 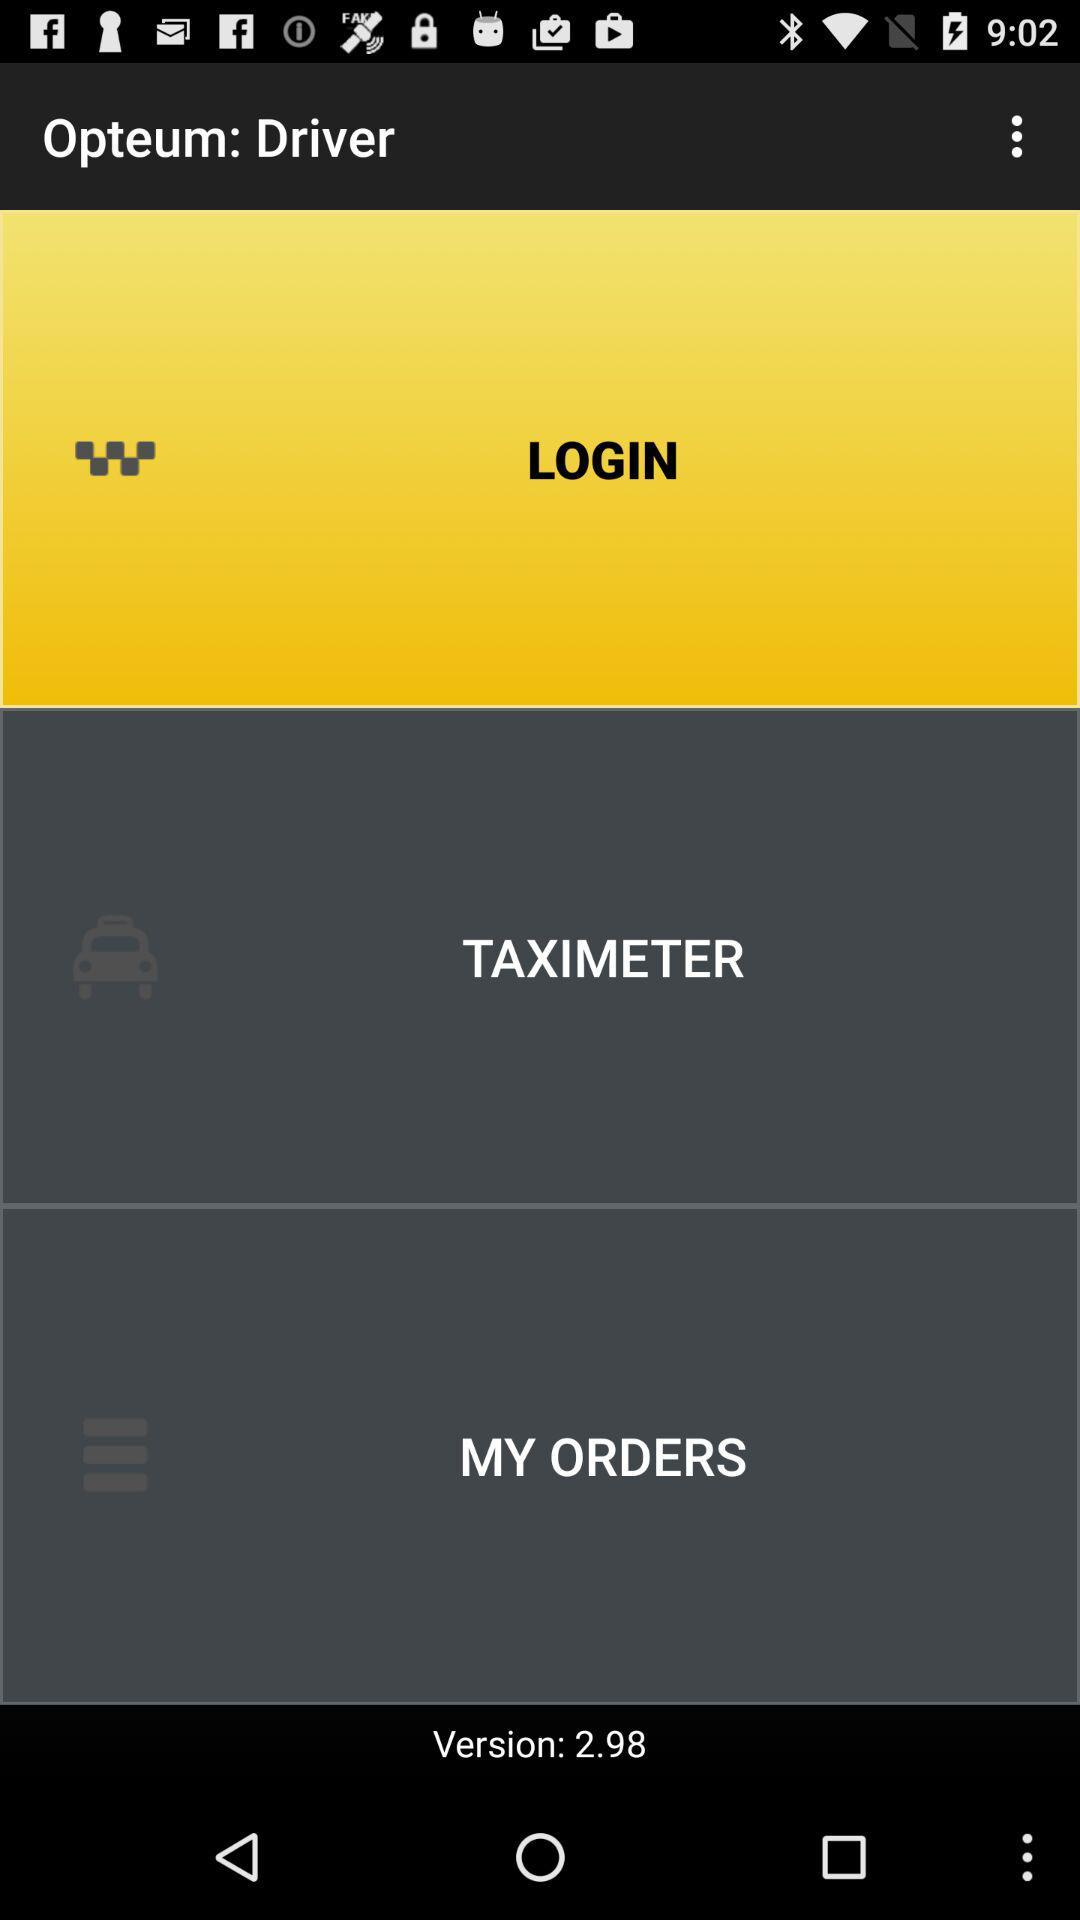 What do you see at coordinates (540, 955) in the screenshot?
I see `taximeter item` at bounding box center [540, 955].